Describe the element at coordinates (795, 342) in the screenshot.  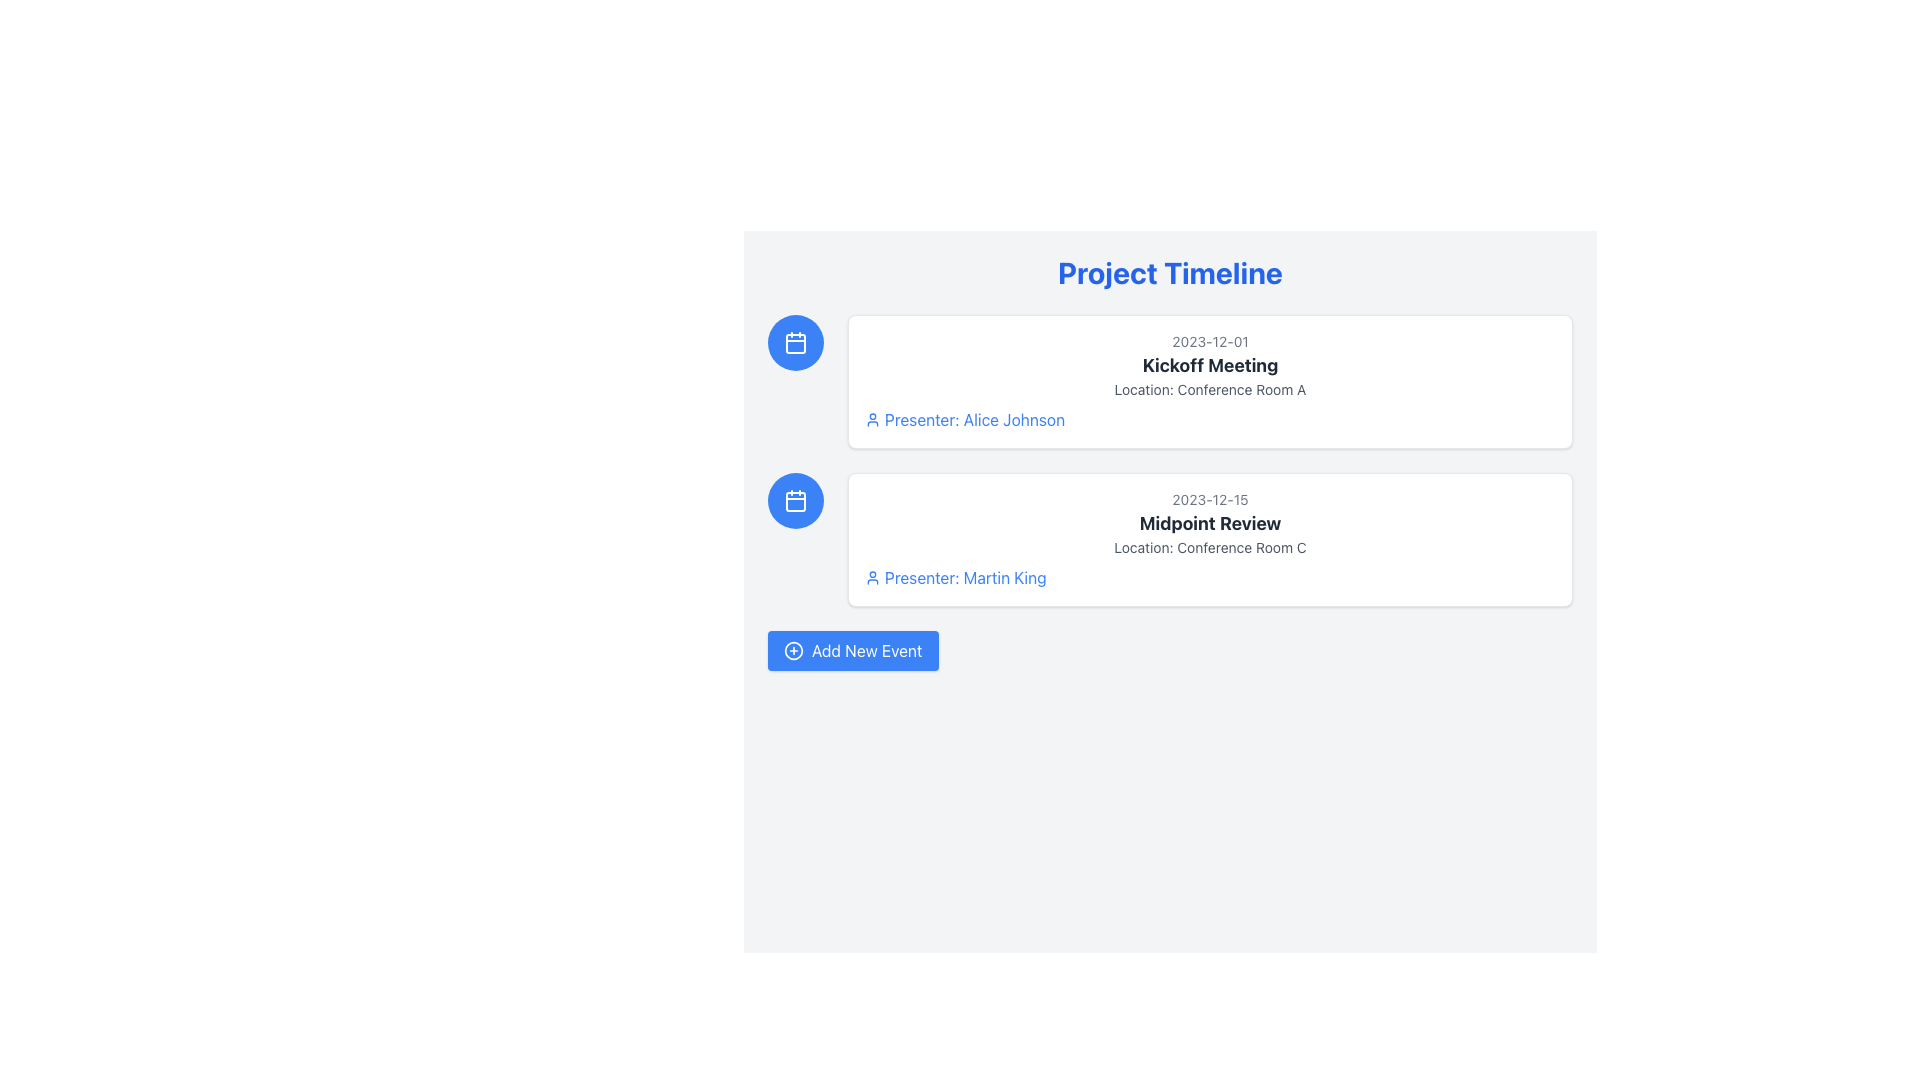
I see `the small rectangle with rounded corners within the SVG calendar icon, which is adjacent to the text '2023-12-01 Kickoff Meeting' and above the 'Add New Event' button` at that location.